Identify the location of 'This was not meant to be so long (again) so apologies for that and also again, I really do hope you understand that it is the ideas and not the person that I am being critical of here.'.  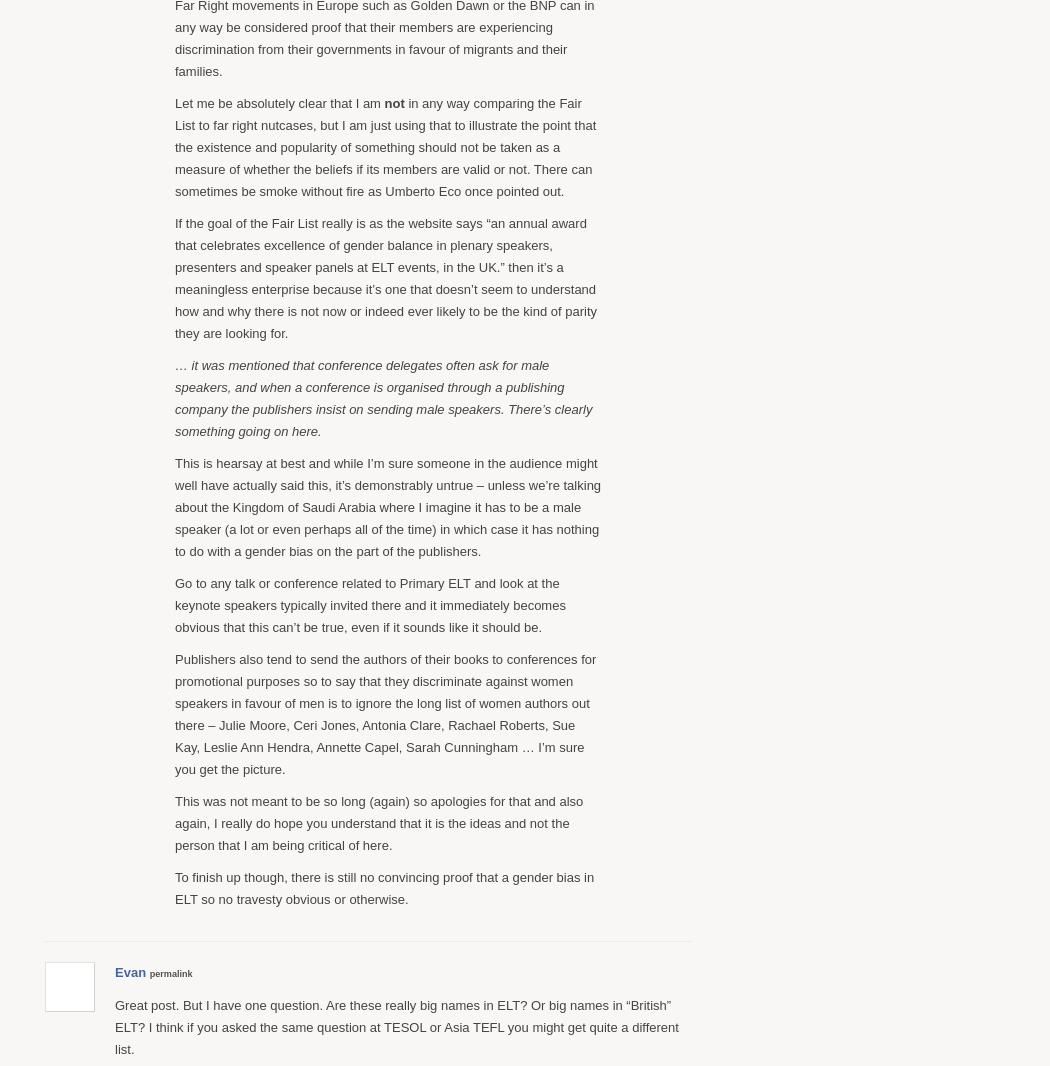
(175, 822).